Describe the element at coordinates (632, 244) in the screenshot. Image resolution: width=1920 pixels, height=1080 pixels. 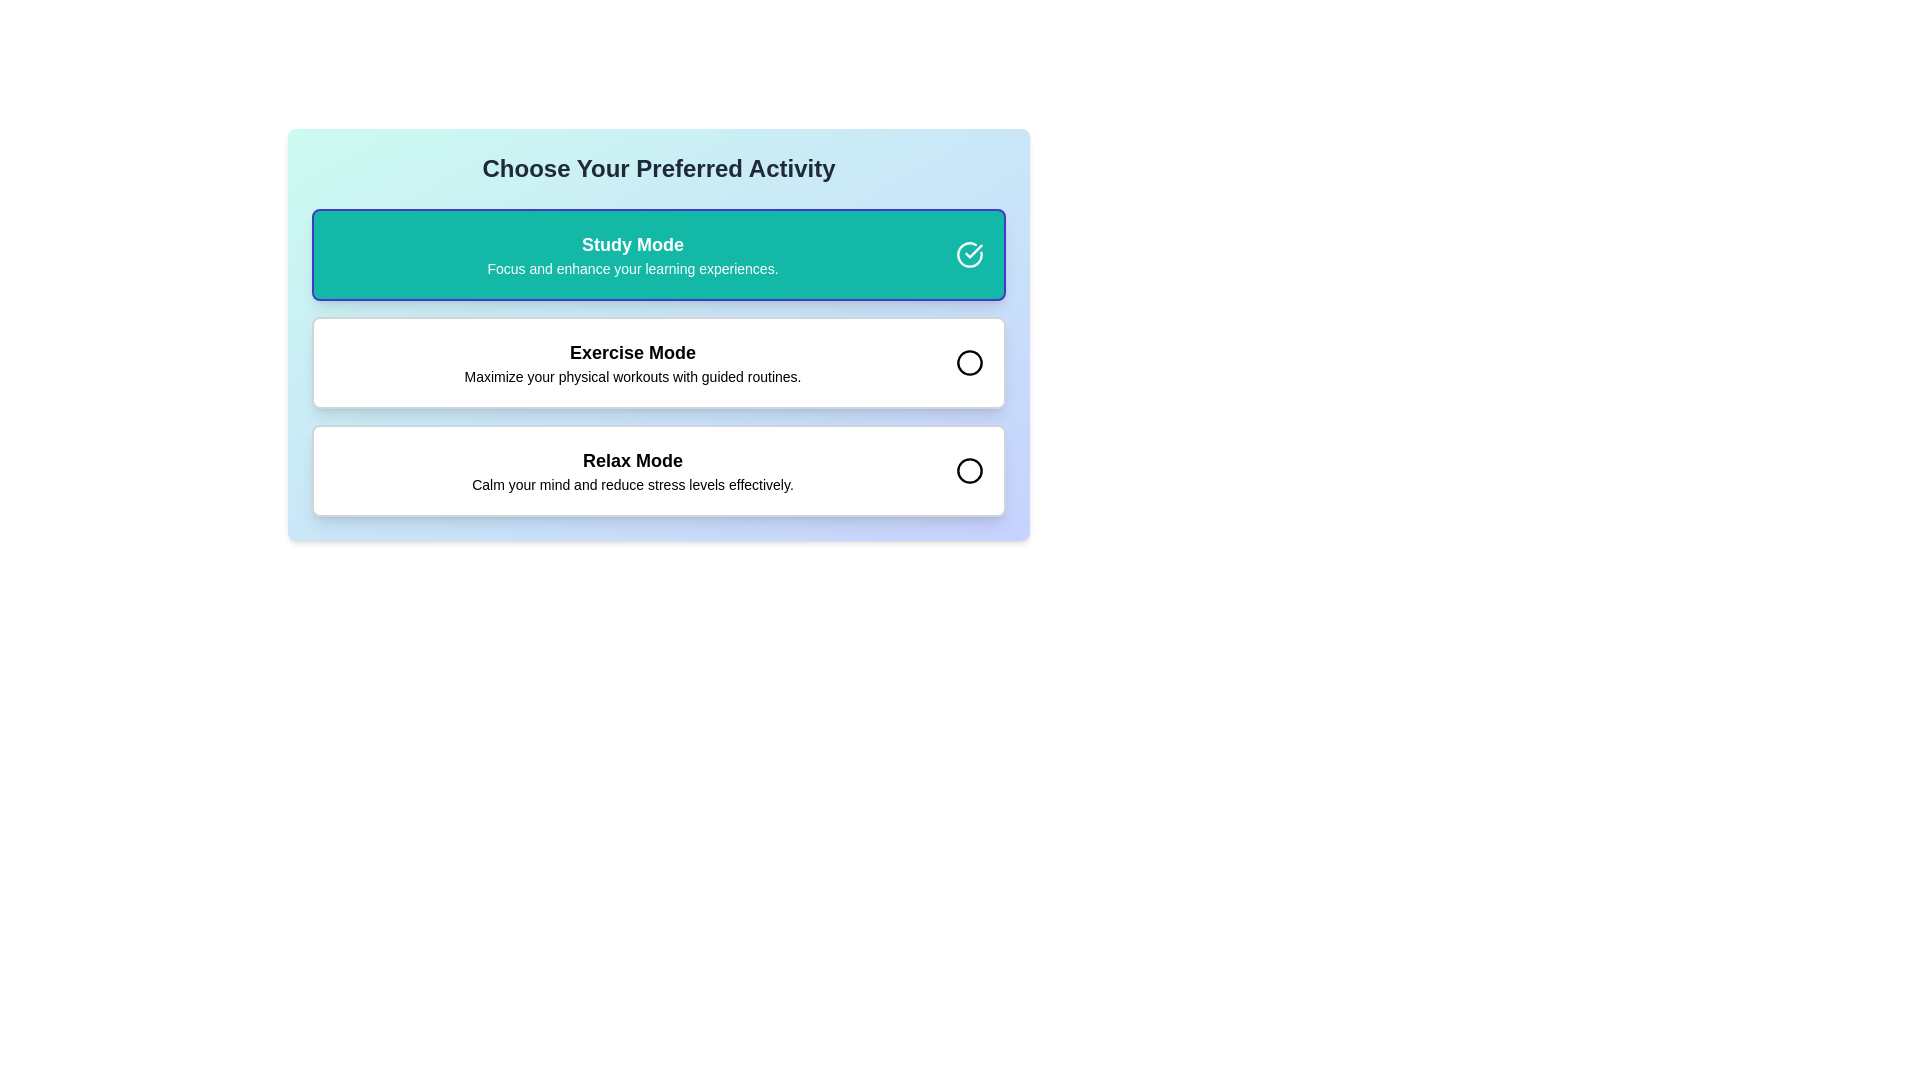
I see `the 'Study Mode' text label, which is the first element in a teal rounded rectangular area that indicates the selection option` at that location.